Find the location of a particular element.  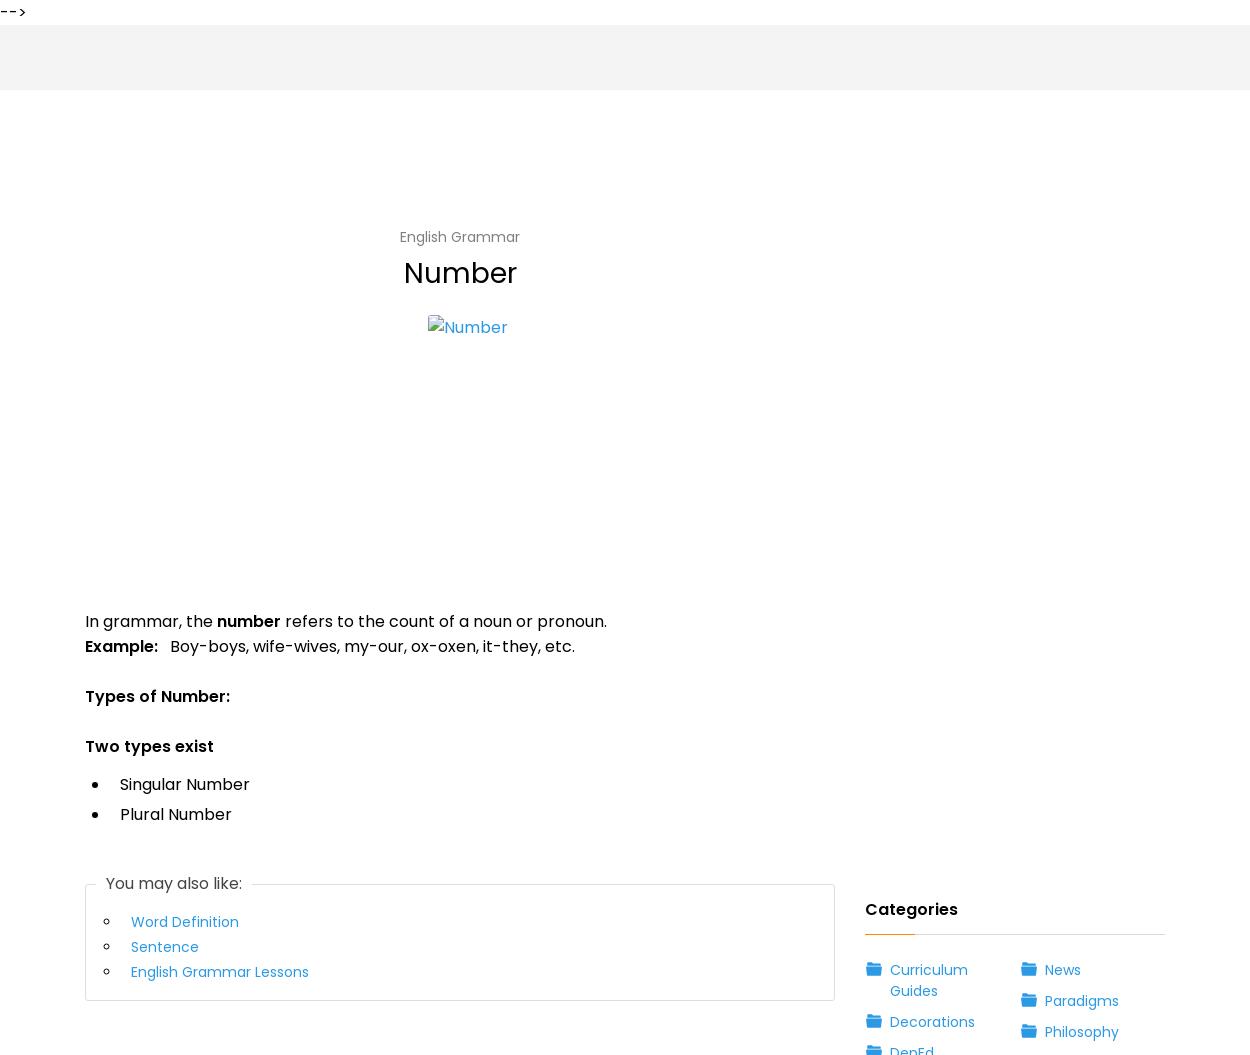

'Corps' is located at coordinates (114, 429).